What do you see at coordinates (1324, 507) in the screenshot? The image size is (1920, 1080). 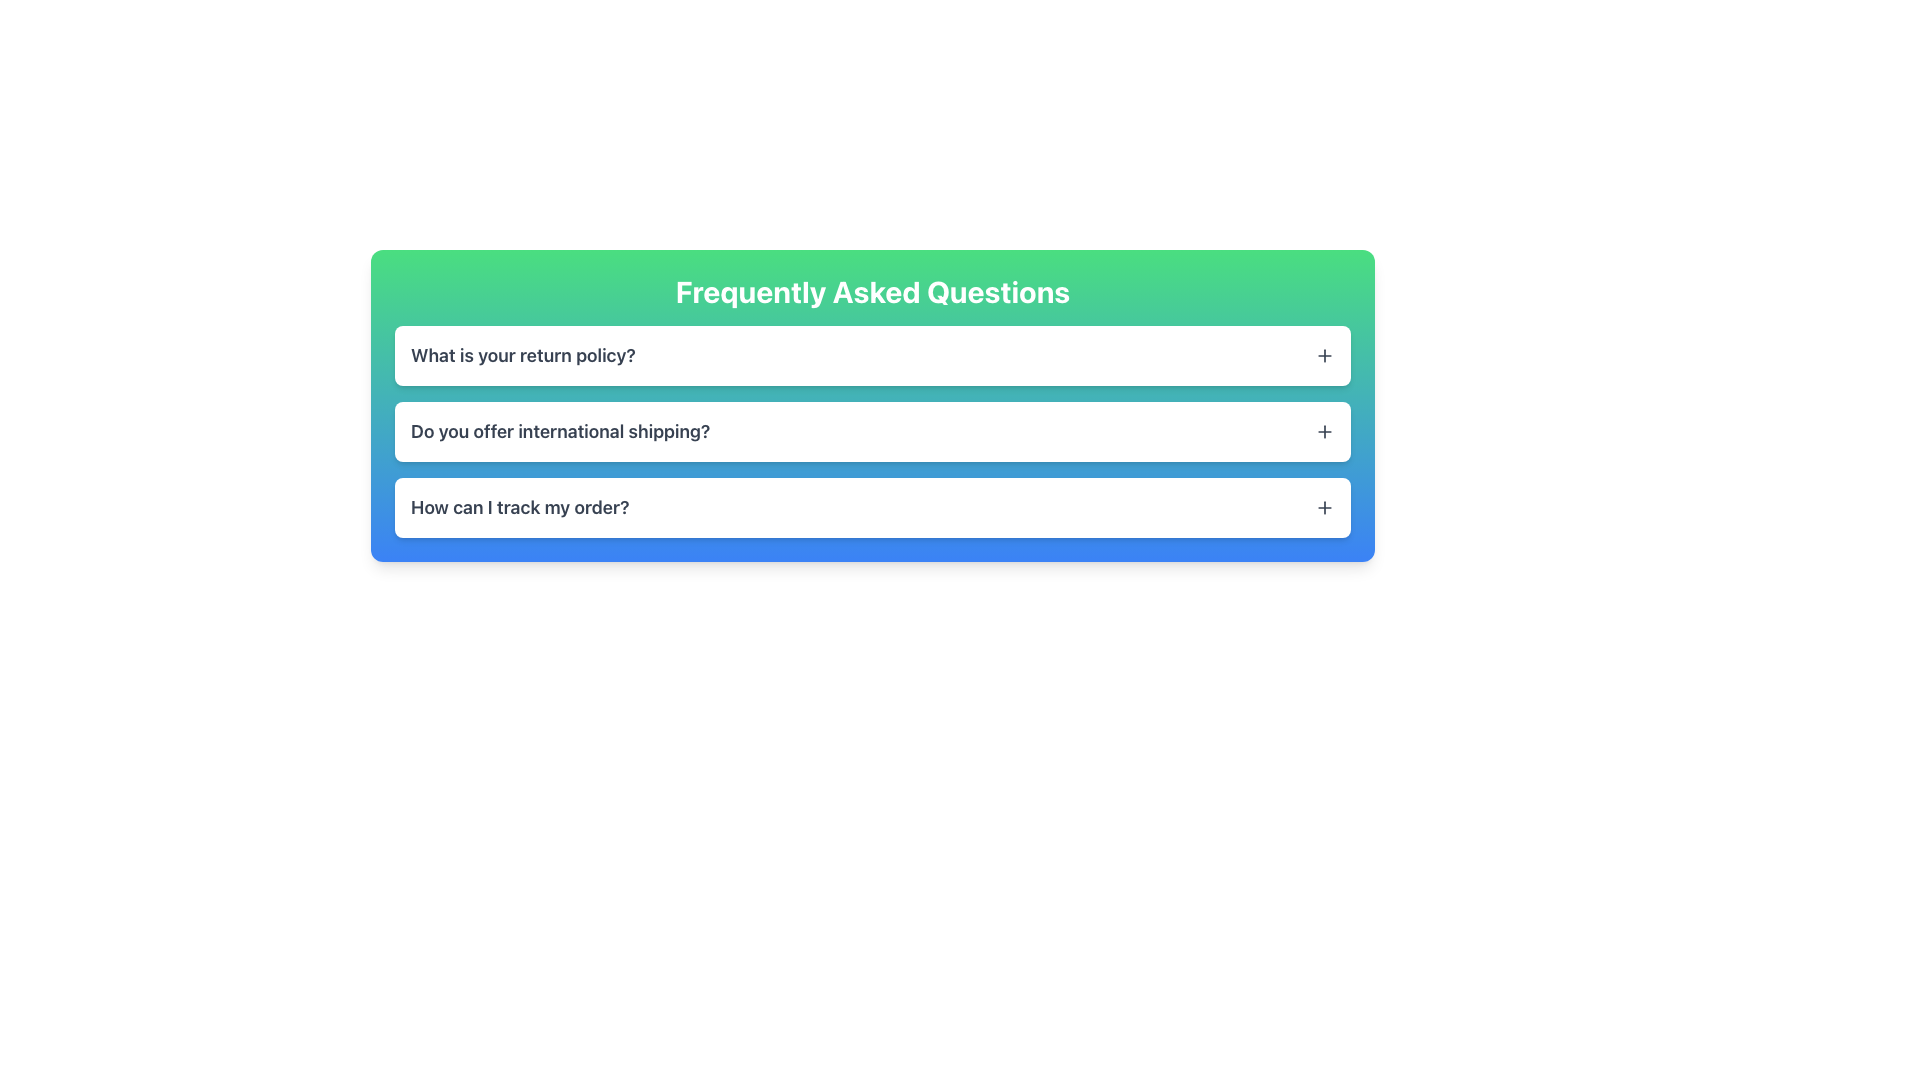 I see `the plus icon located at the right side of the 'How can I track my order?' question in the 'Frequently Asked Questions' section` at bounding box center [1324, 507].